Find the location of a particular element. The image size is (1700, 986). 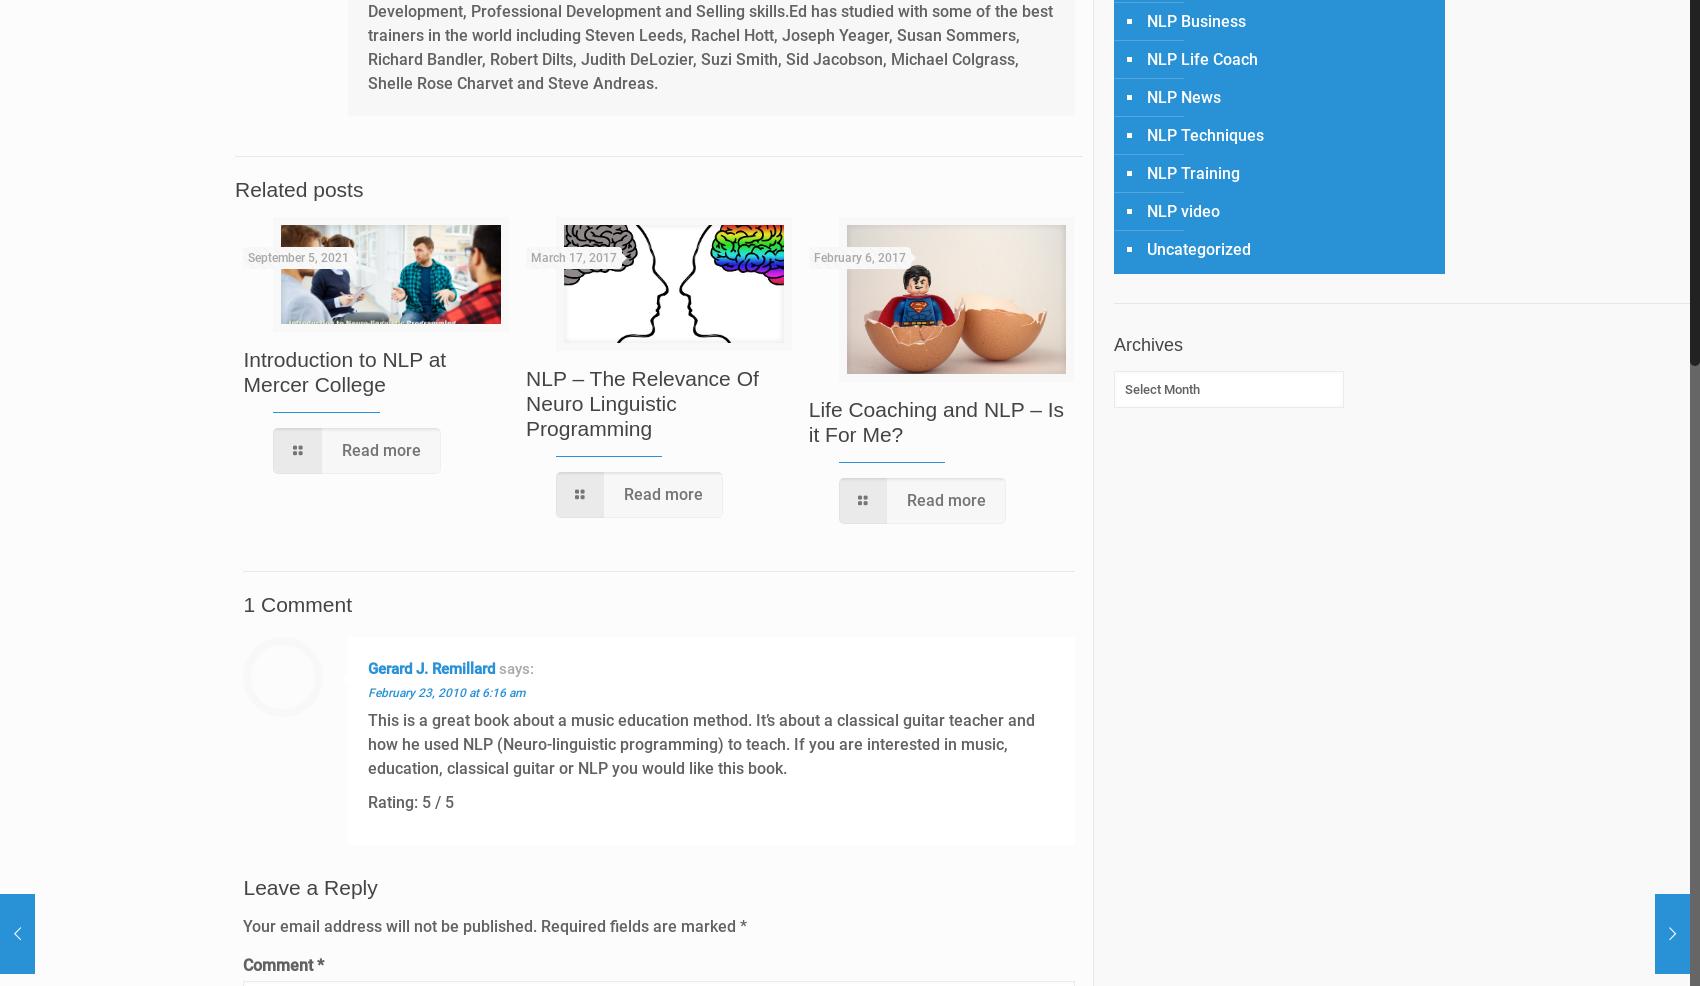

'NLP video' is located at coordinates (1182, 210).